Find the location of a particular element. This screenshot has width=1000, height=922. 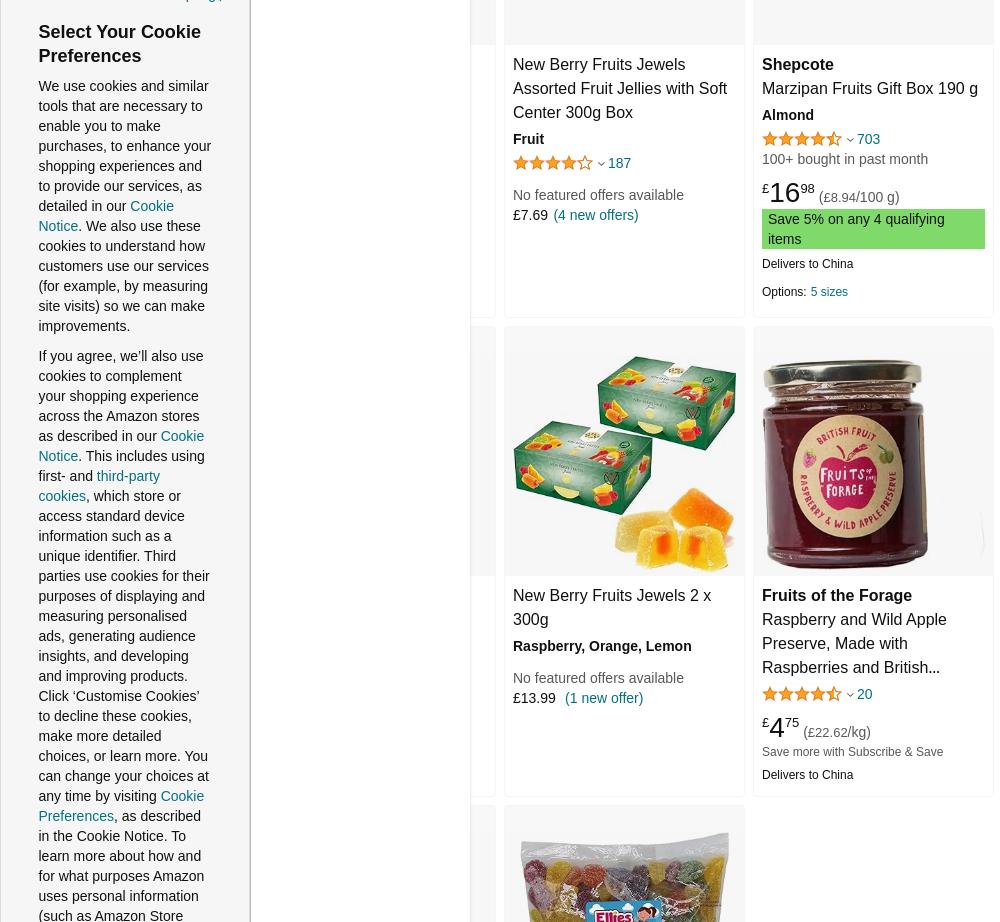

'£4.80' is located at coordinates (281, 215).